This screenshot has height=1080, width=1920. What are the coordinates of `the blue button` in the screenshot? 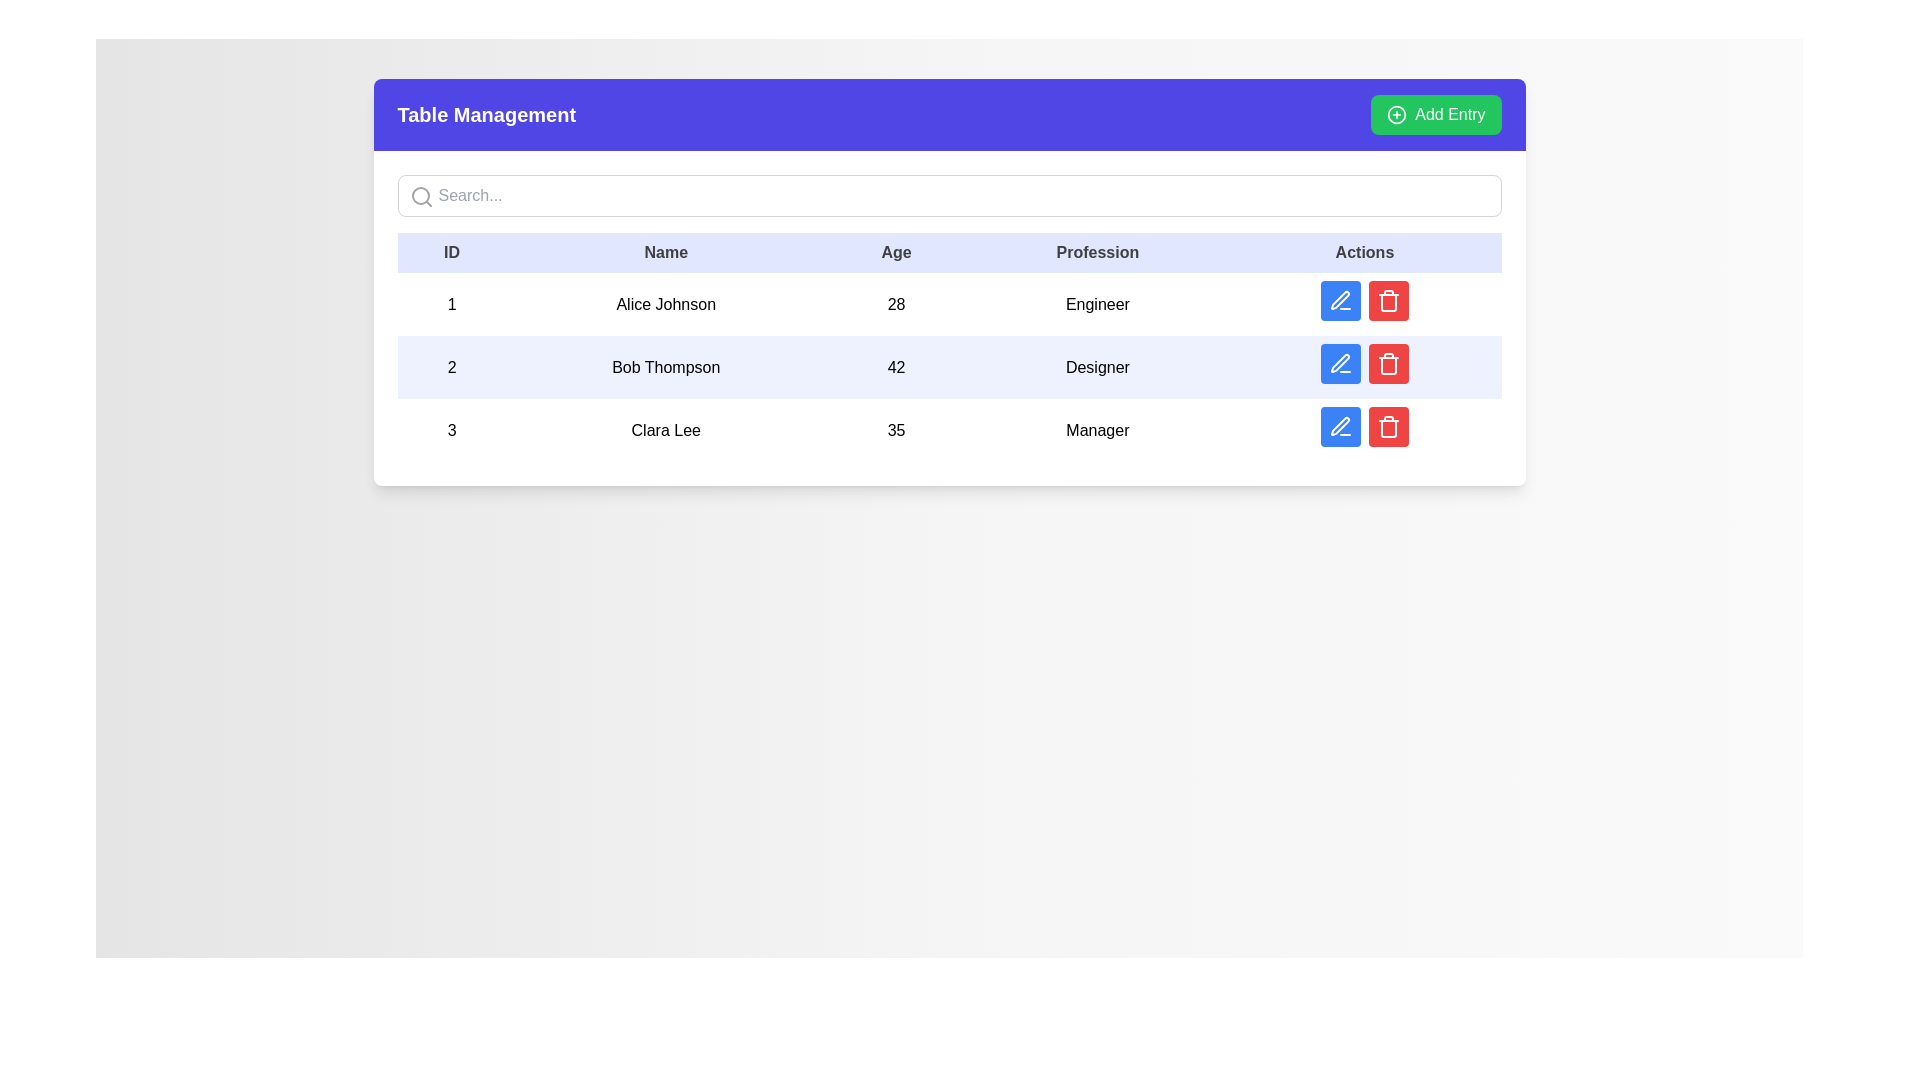 It's located at (1363, 300).